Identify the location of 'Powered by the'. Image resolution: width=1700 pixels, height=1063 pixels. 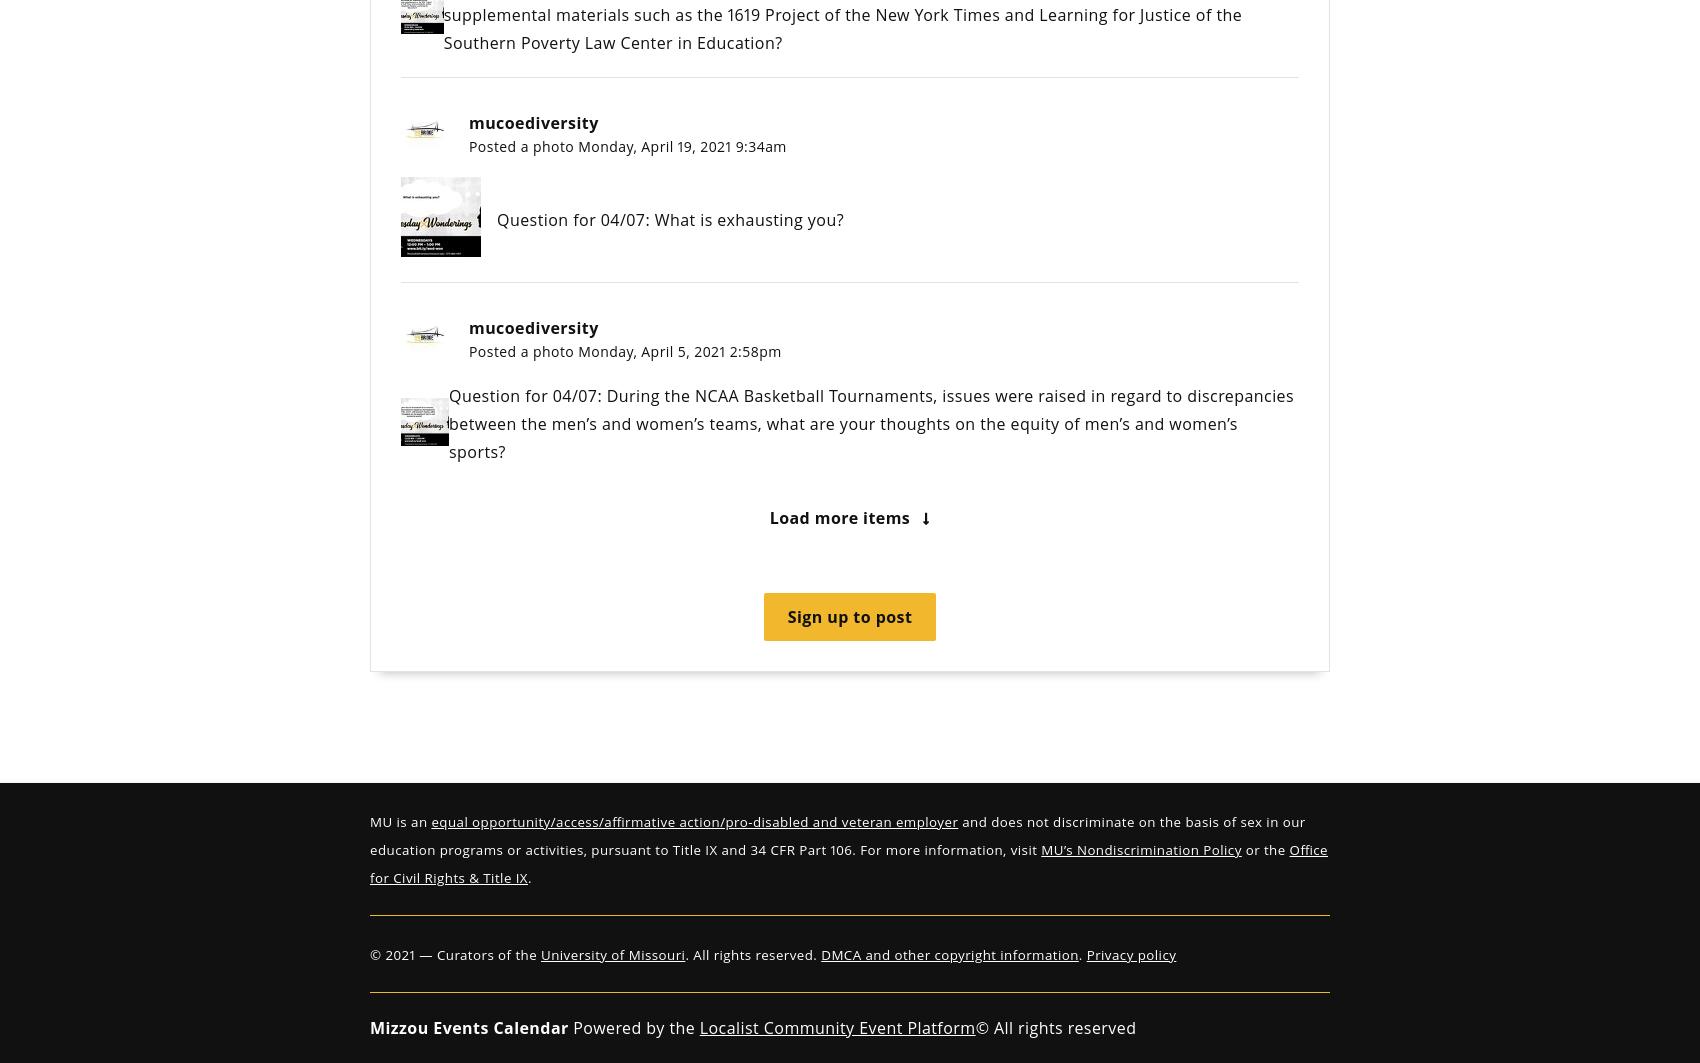
(632, 1027).